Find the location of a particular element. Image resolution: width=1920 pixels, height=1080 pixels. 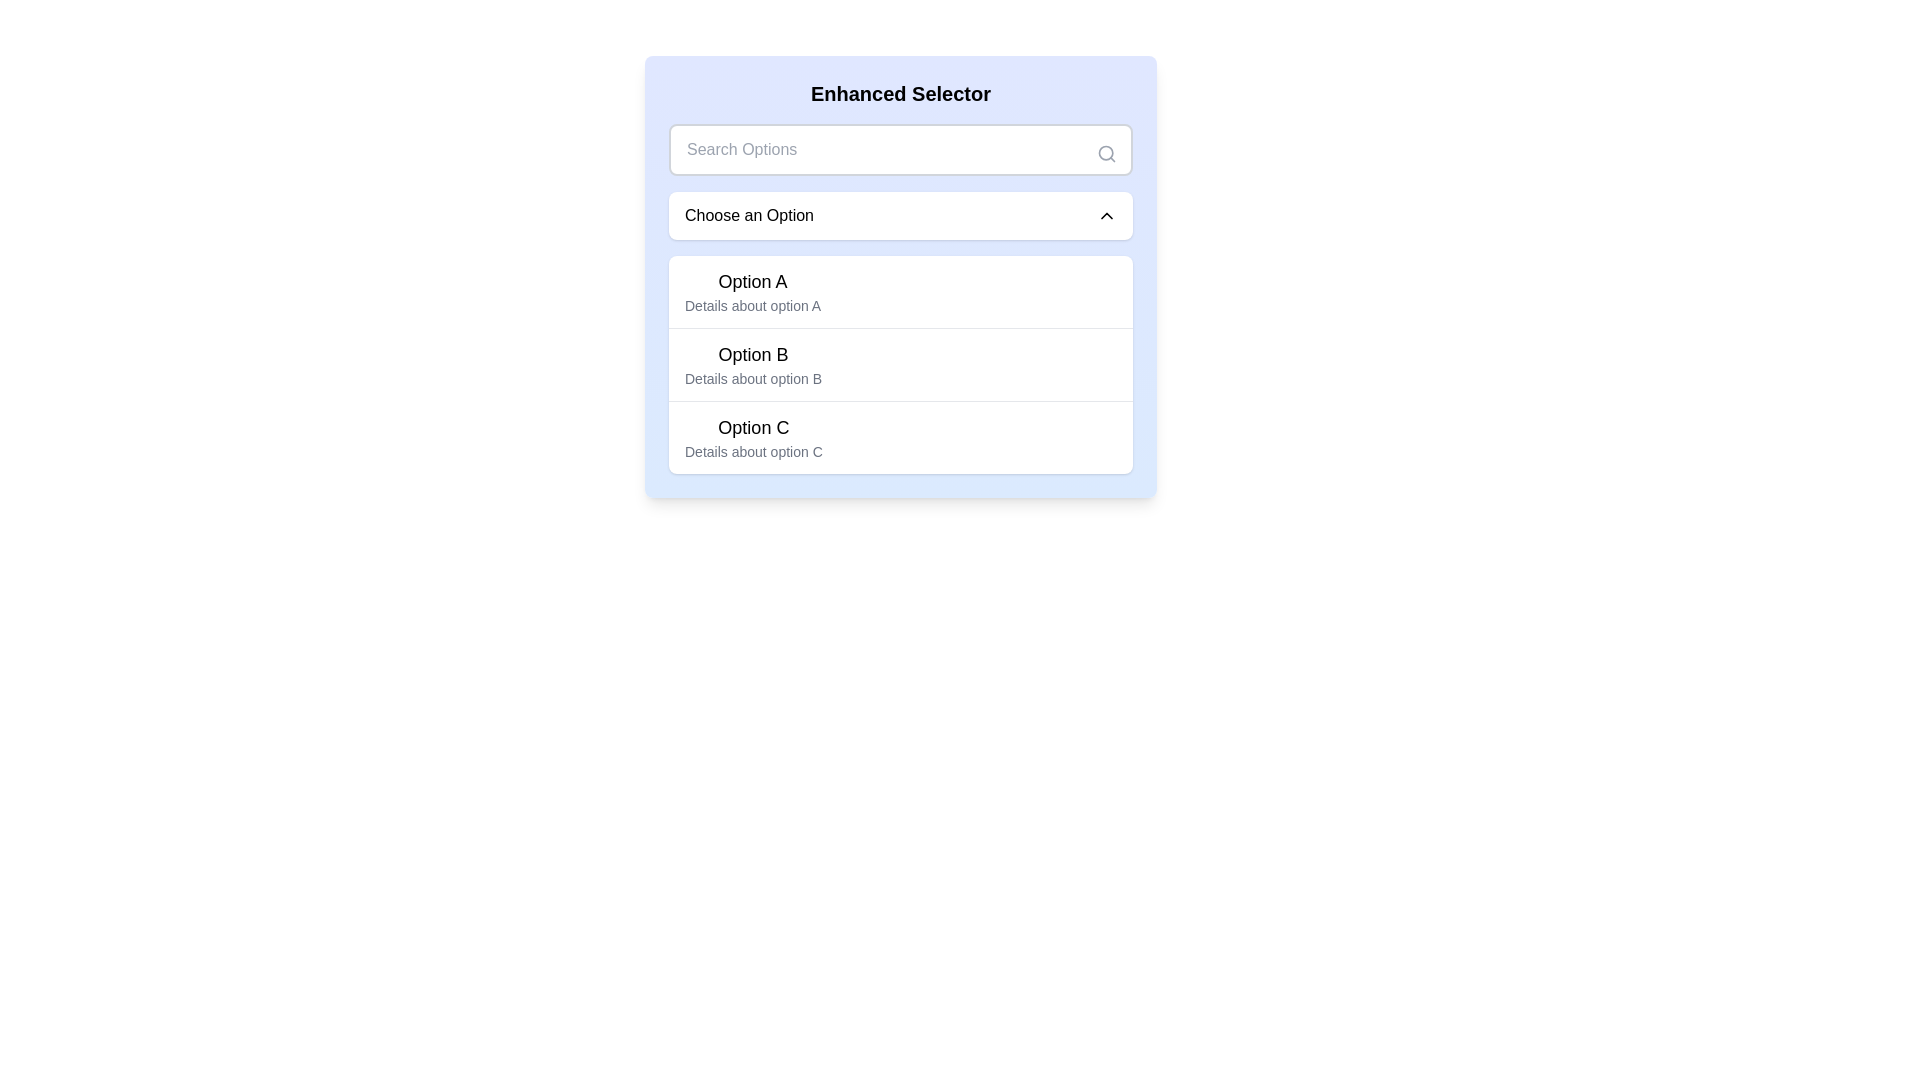

the selectable list option labeled 'Option B' is located at coordinates (900, 365).